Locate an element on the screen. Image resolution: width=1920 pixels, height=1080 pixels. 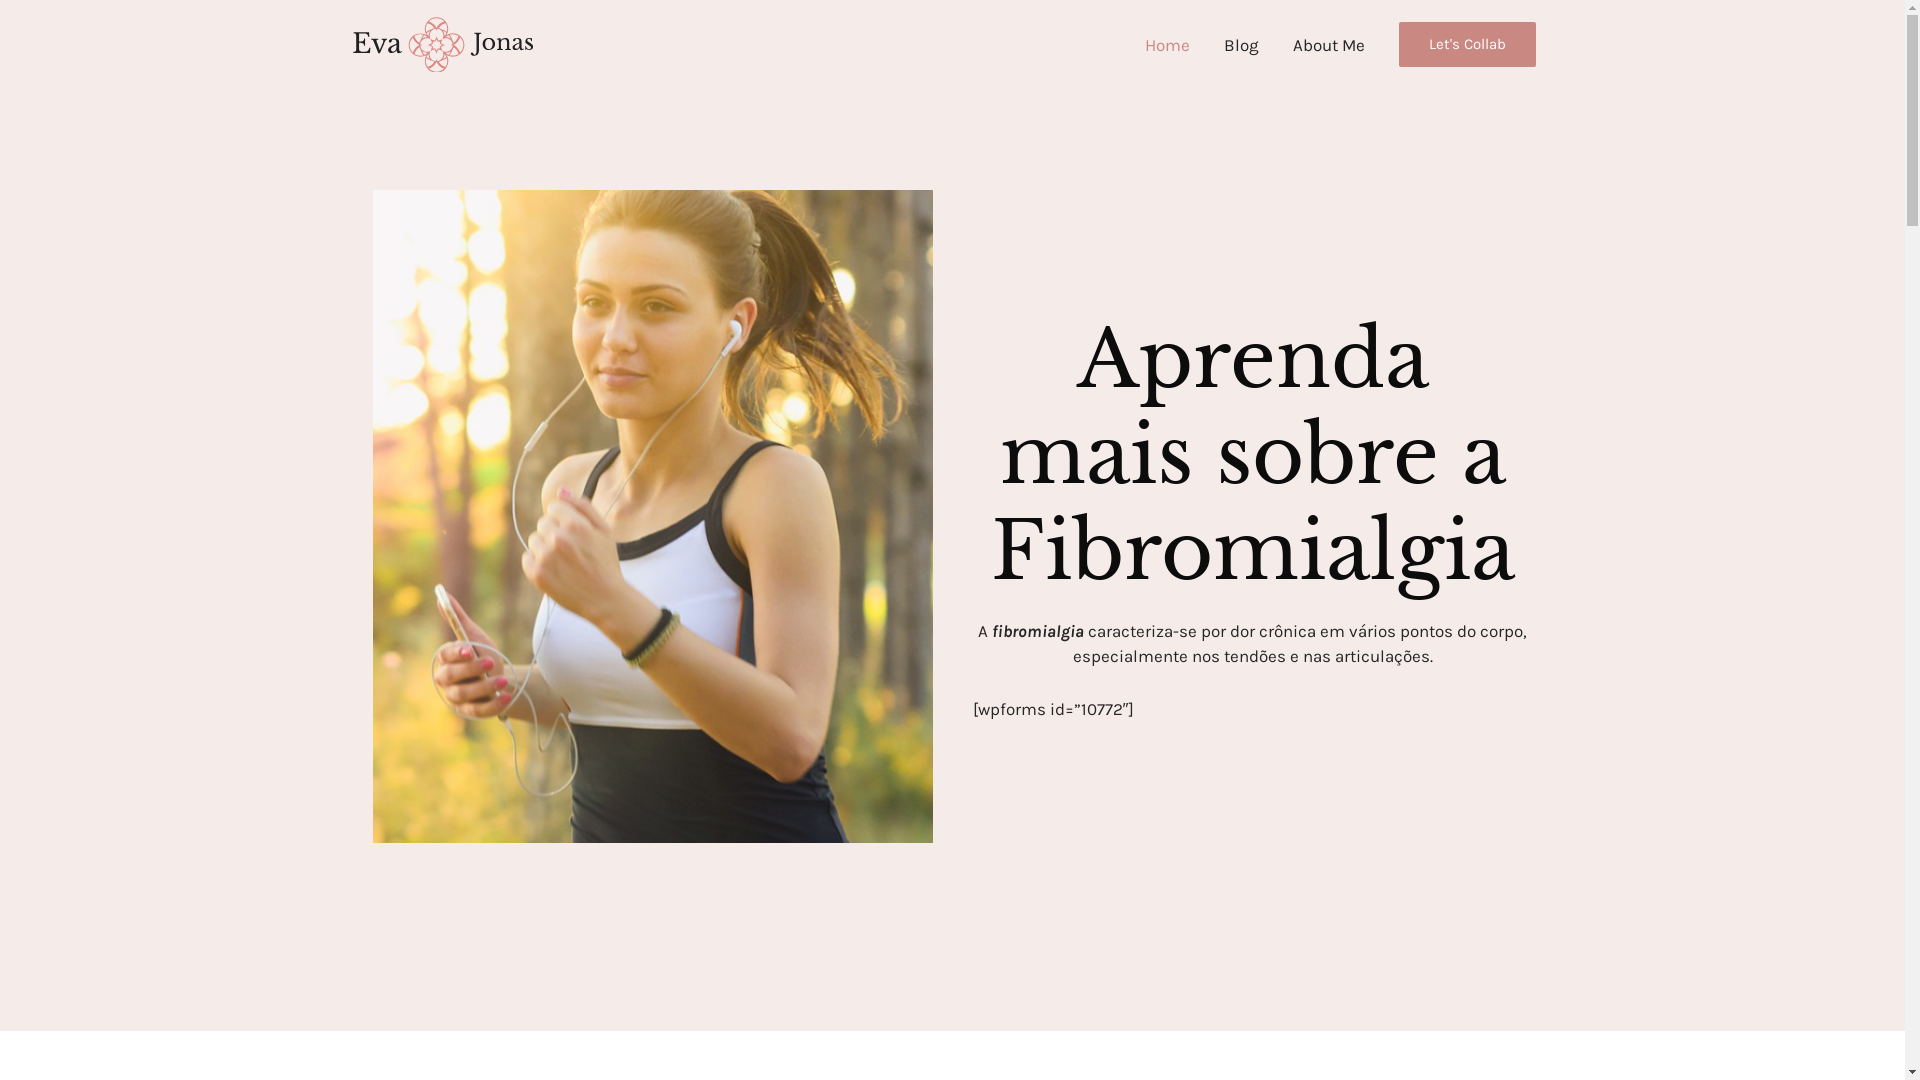
'About Me' is located at coordinates (1329, 45).